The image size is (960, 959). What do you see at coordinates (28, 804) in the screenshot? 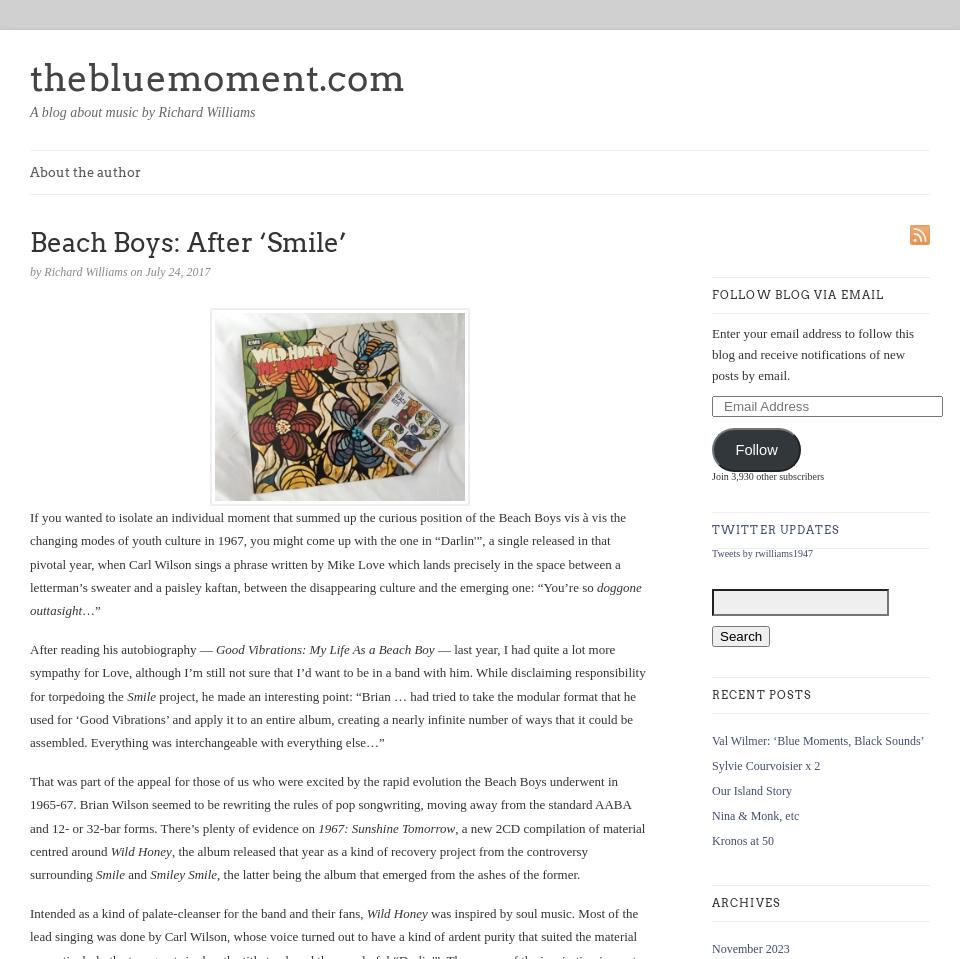
I see `'That was part of the appeal for those of us who were excited by the rapid evolution the Beach Boys underwent in 1965-67. Brian Wilson seemed to be rewriting the rules of pop songwriting, moving away from the standard AABA and 12- or 32-bar forms. There’s plenty of evidence on'` at bounding box center [28, 804].